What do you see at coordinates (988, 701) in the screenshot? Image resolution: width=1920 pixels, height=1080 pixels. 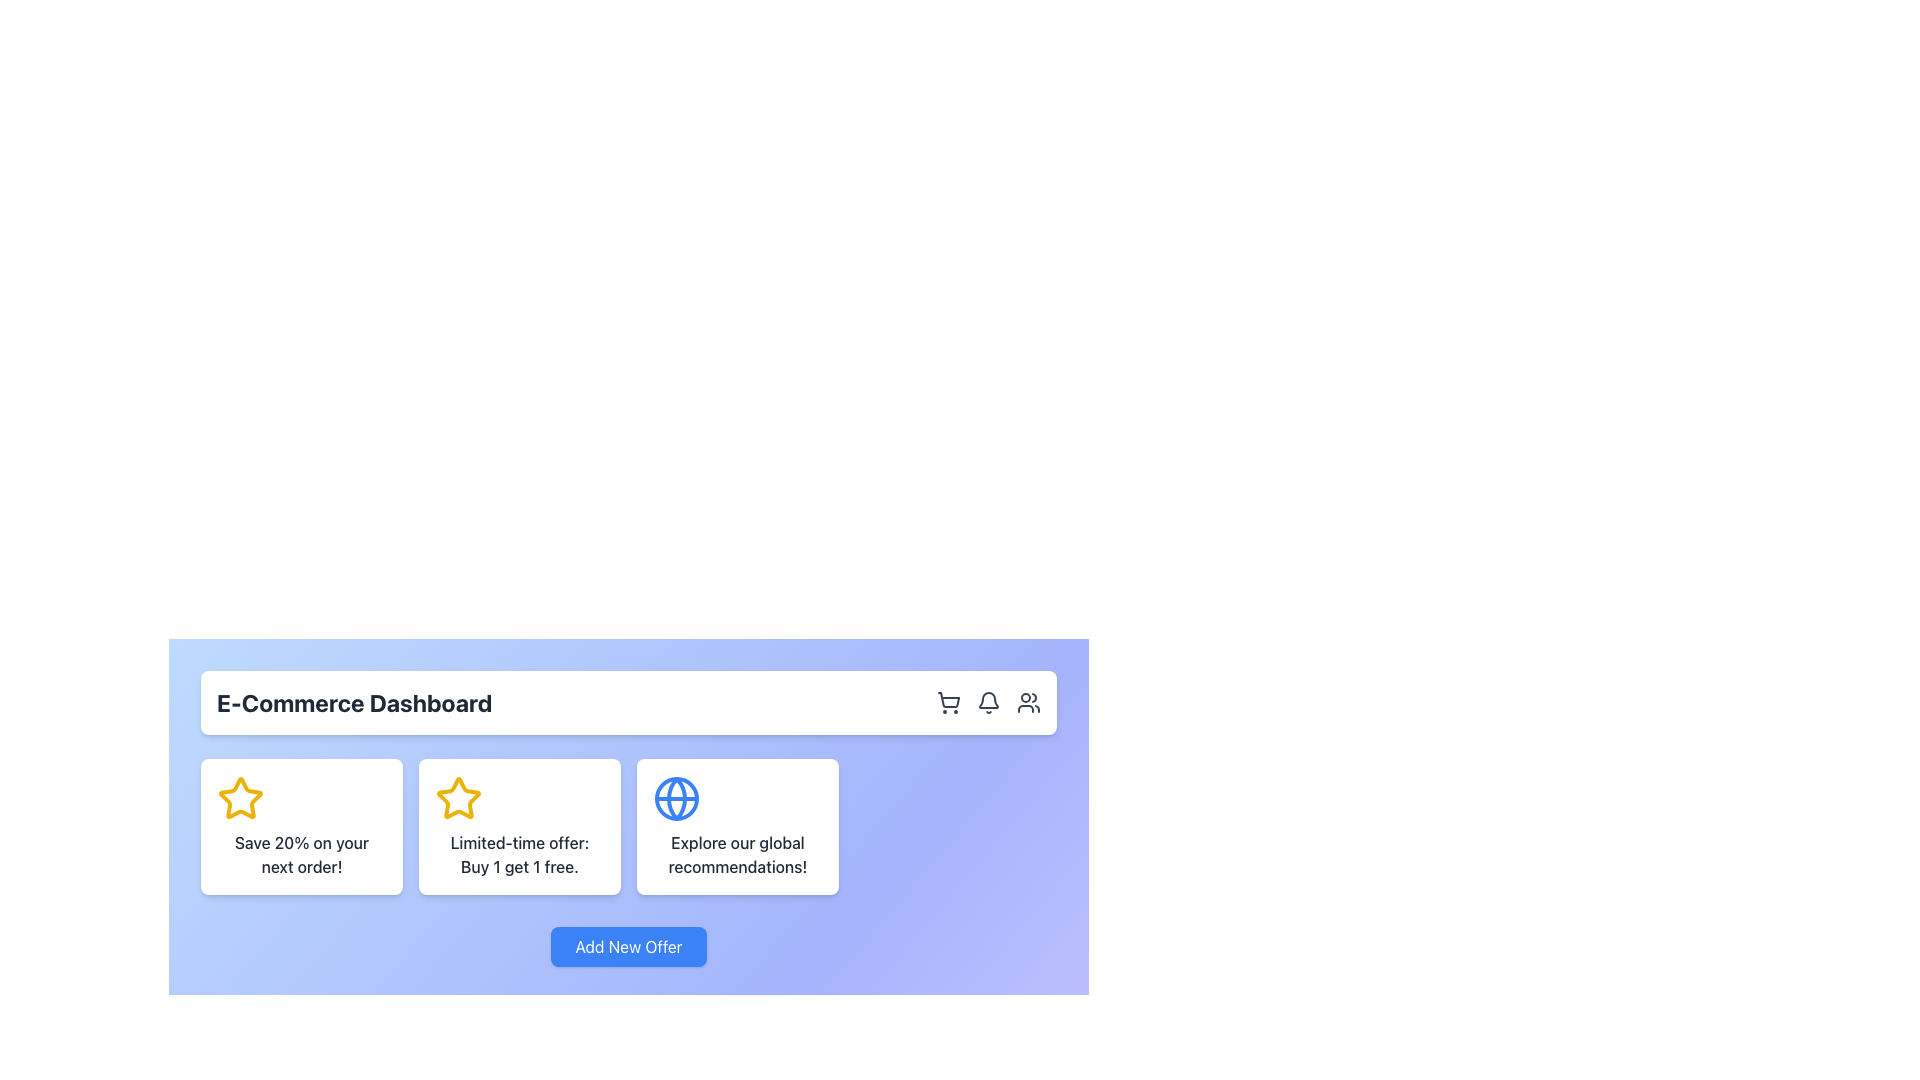 I see `the notification bell icon located between the cart icon and the user icon` at bounding box center [988, 701].